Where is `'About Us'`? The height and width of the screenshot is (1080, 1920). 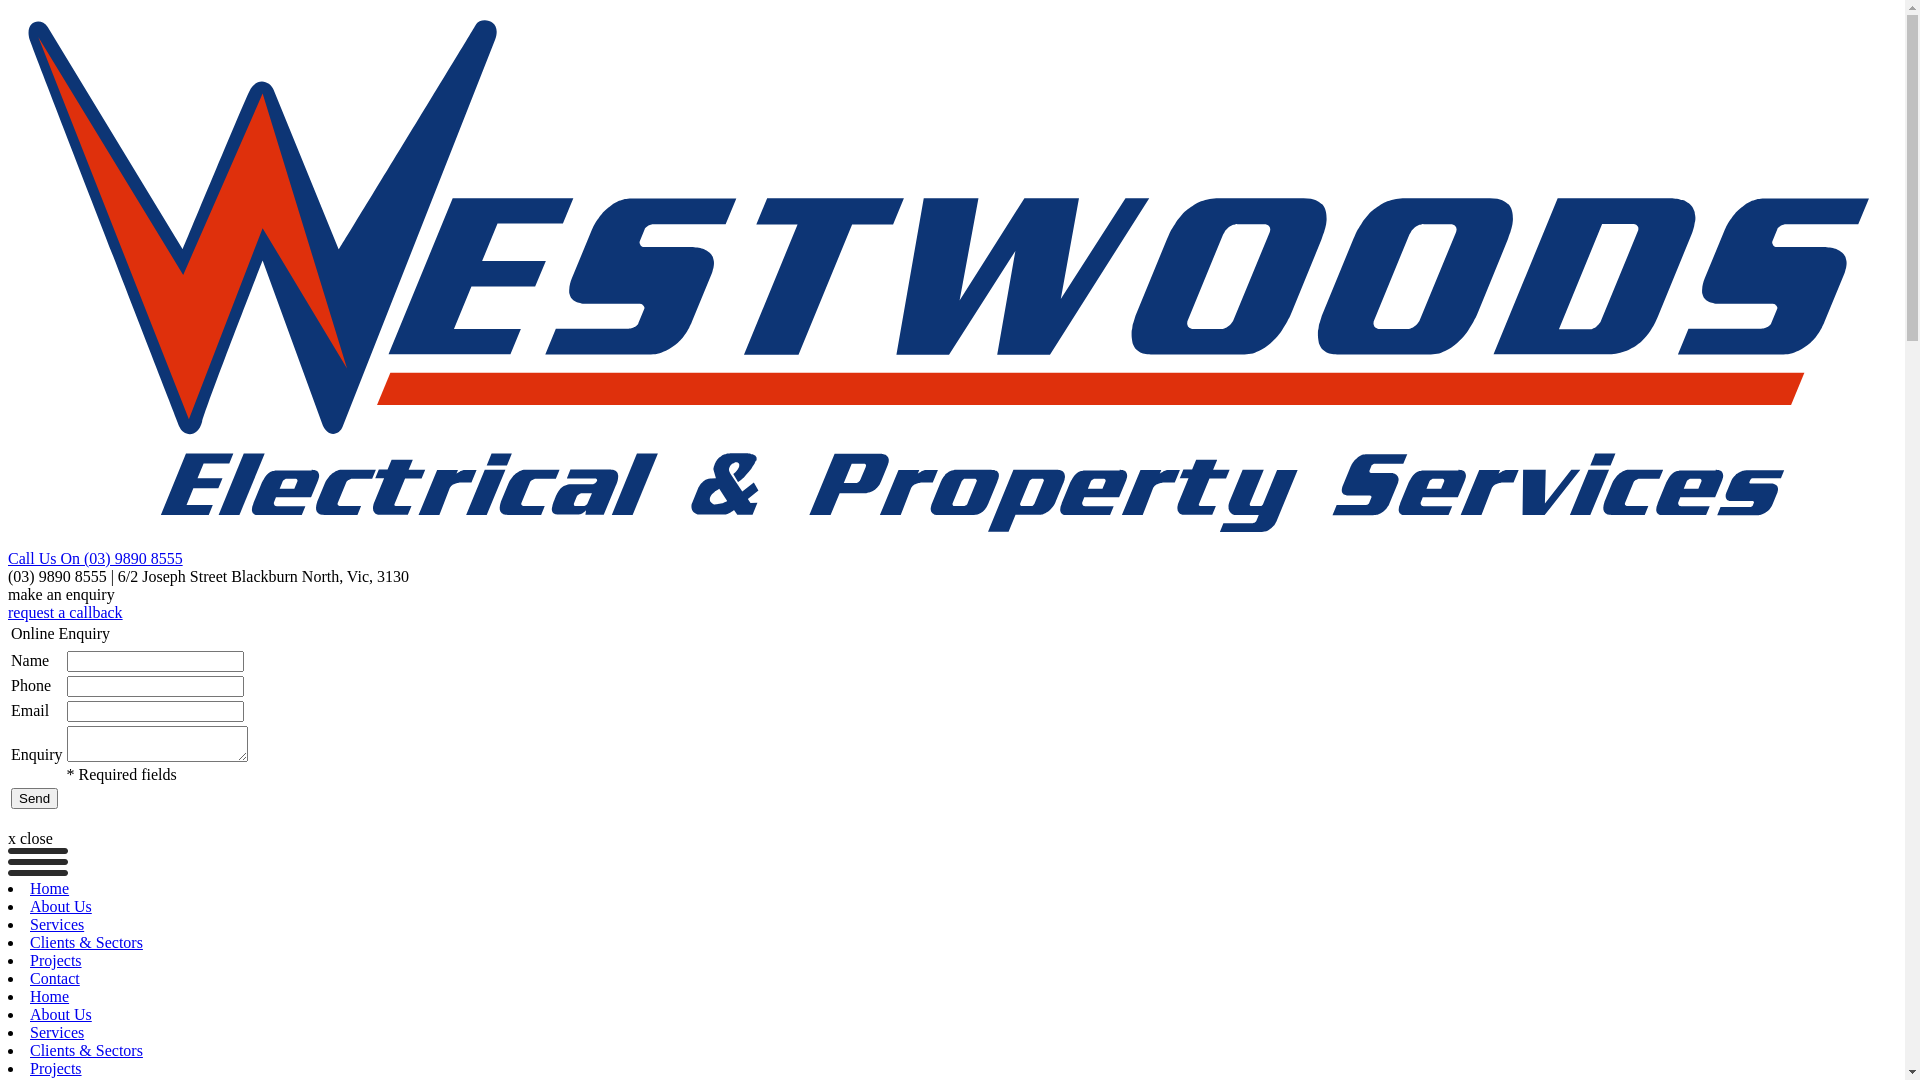 'About Us' is located at coordinates (61, 906).